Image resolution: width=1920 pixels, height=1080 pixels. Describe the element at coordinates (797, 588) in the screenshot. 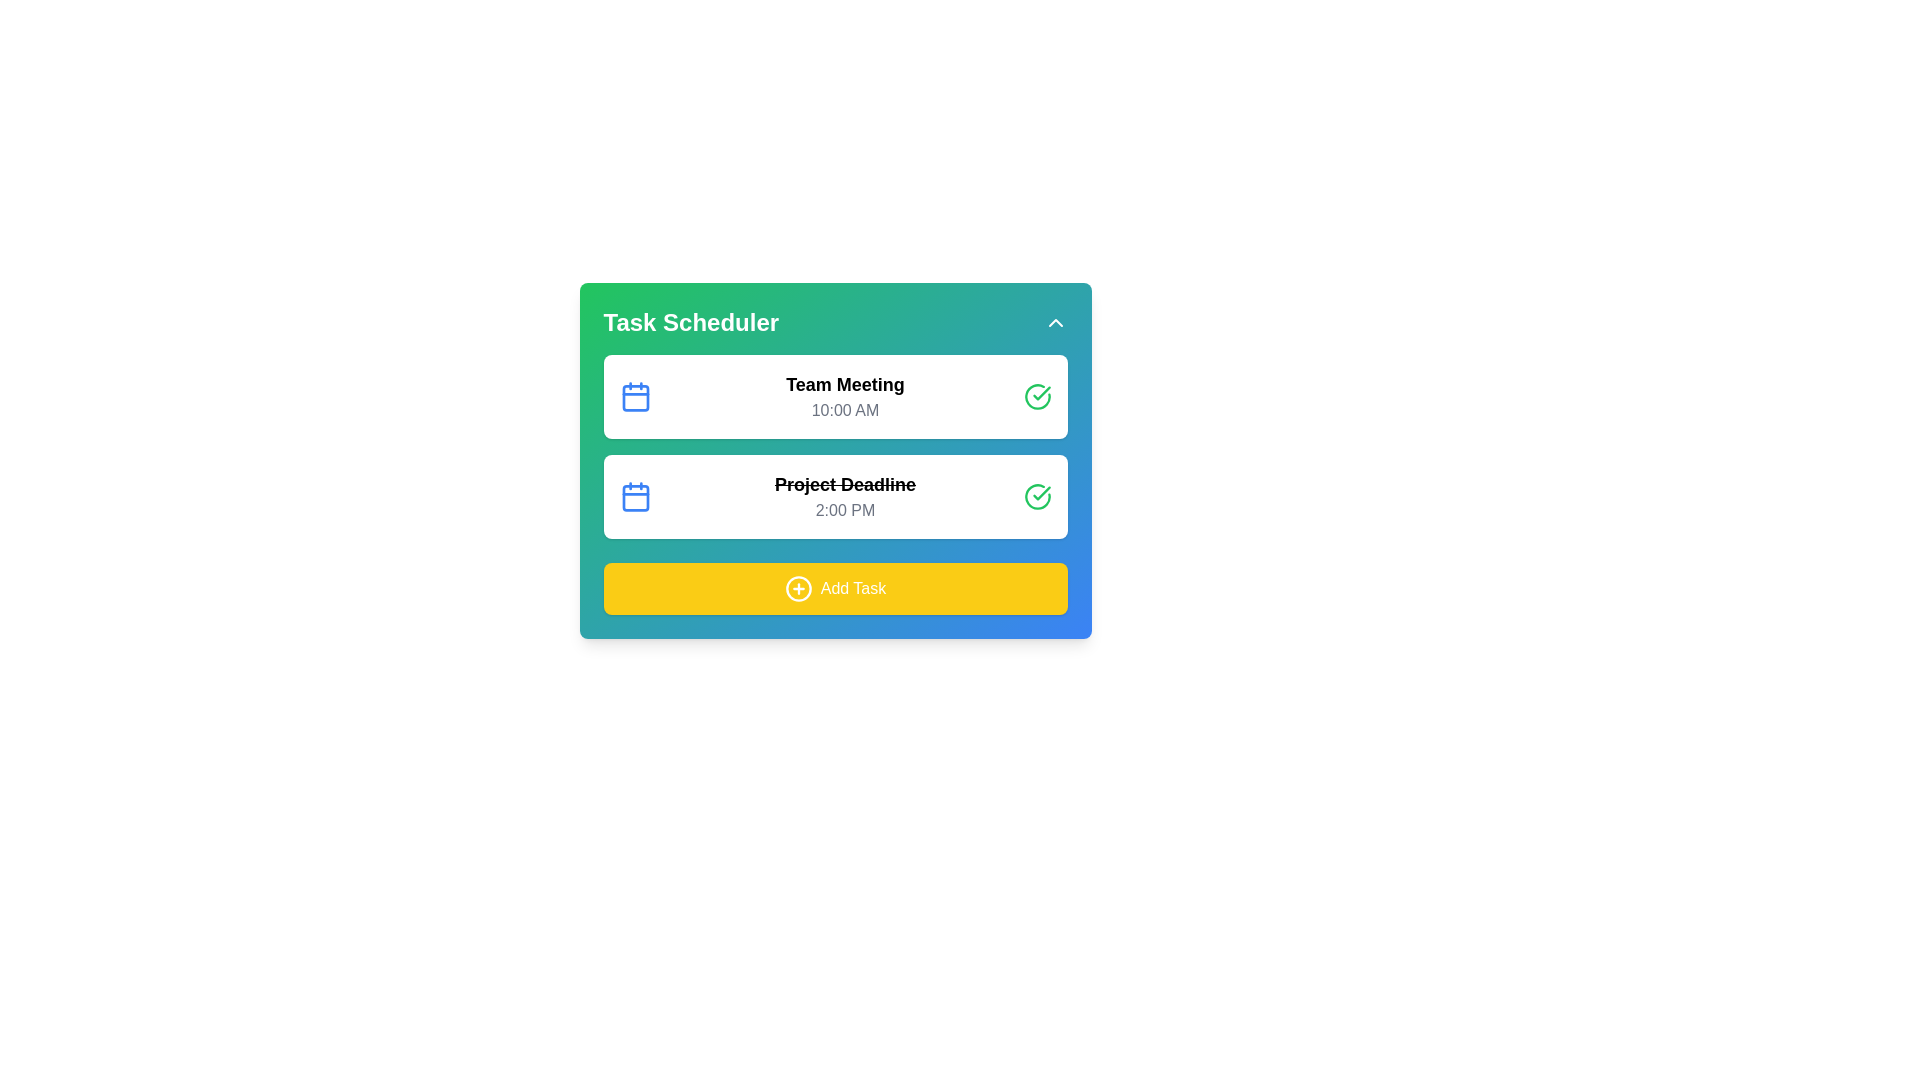

I see `the yellow circular icon with a plus sign, which is centrally positioned to the left of the 'Add Task' text` at that location.